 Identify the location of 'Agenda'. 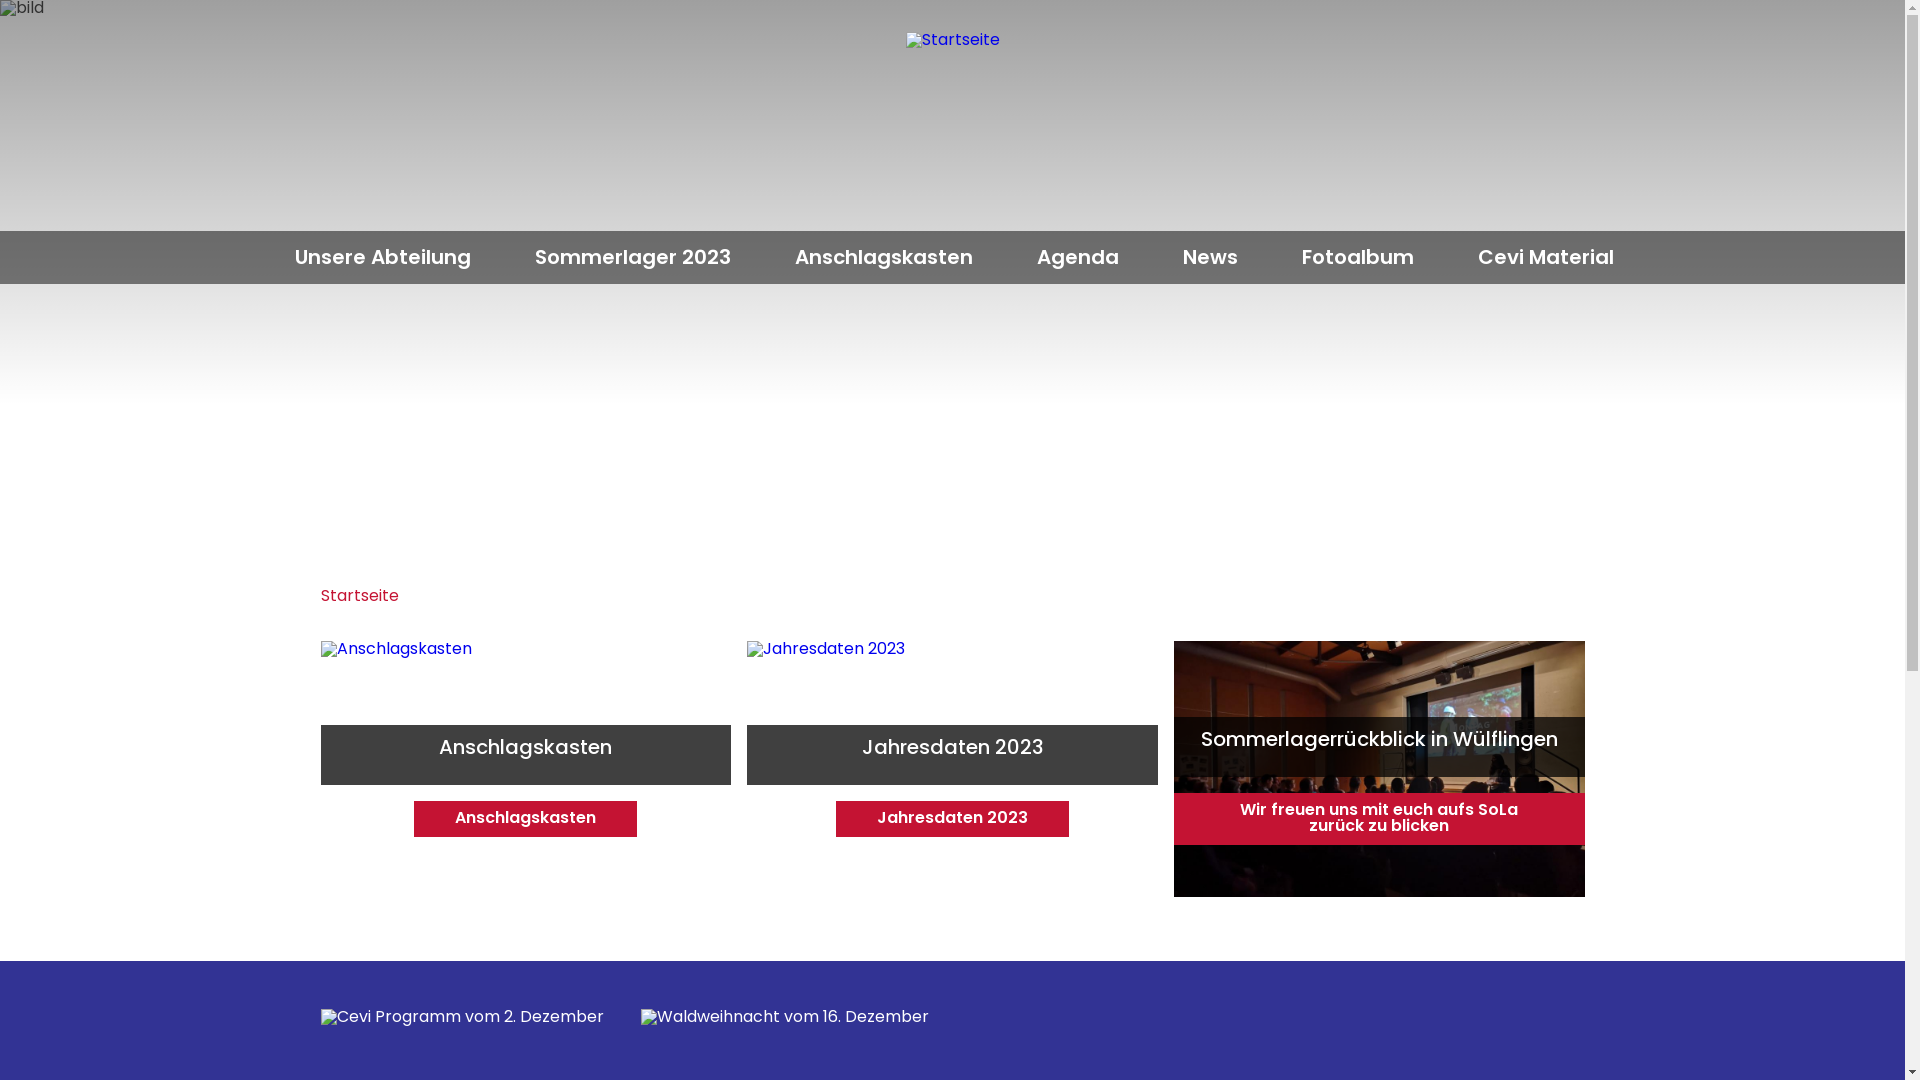
(1077, 256).